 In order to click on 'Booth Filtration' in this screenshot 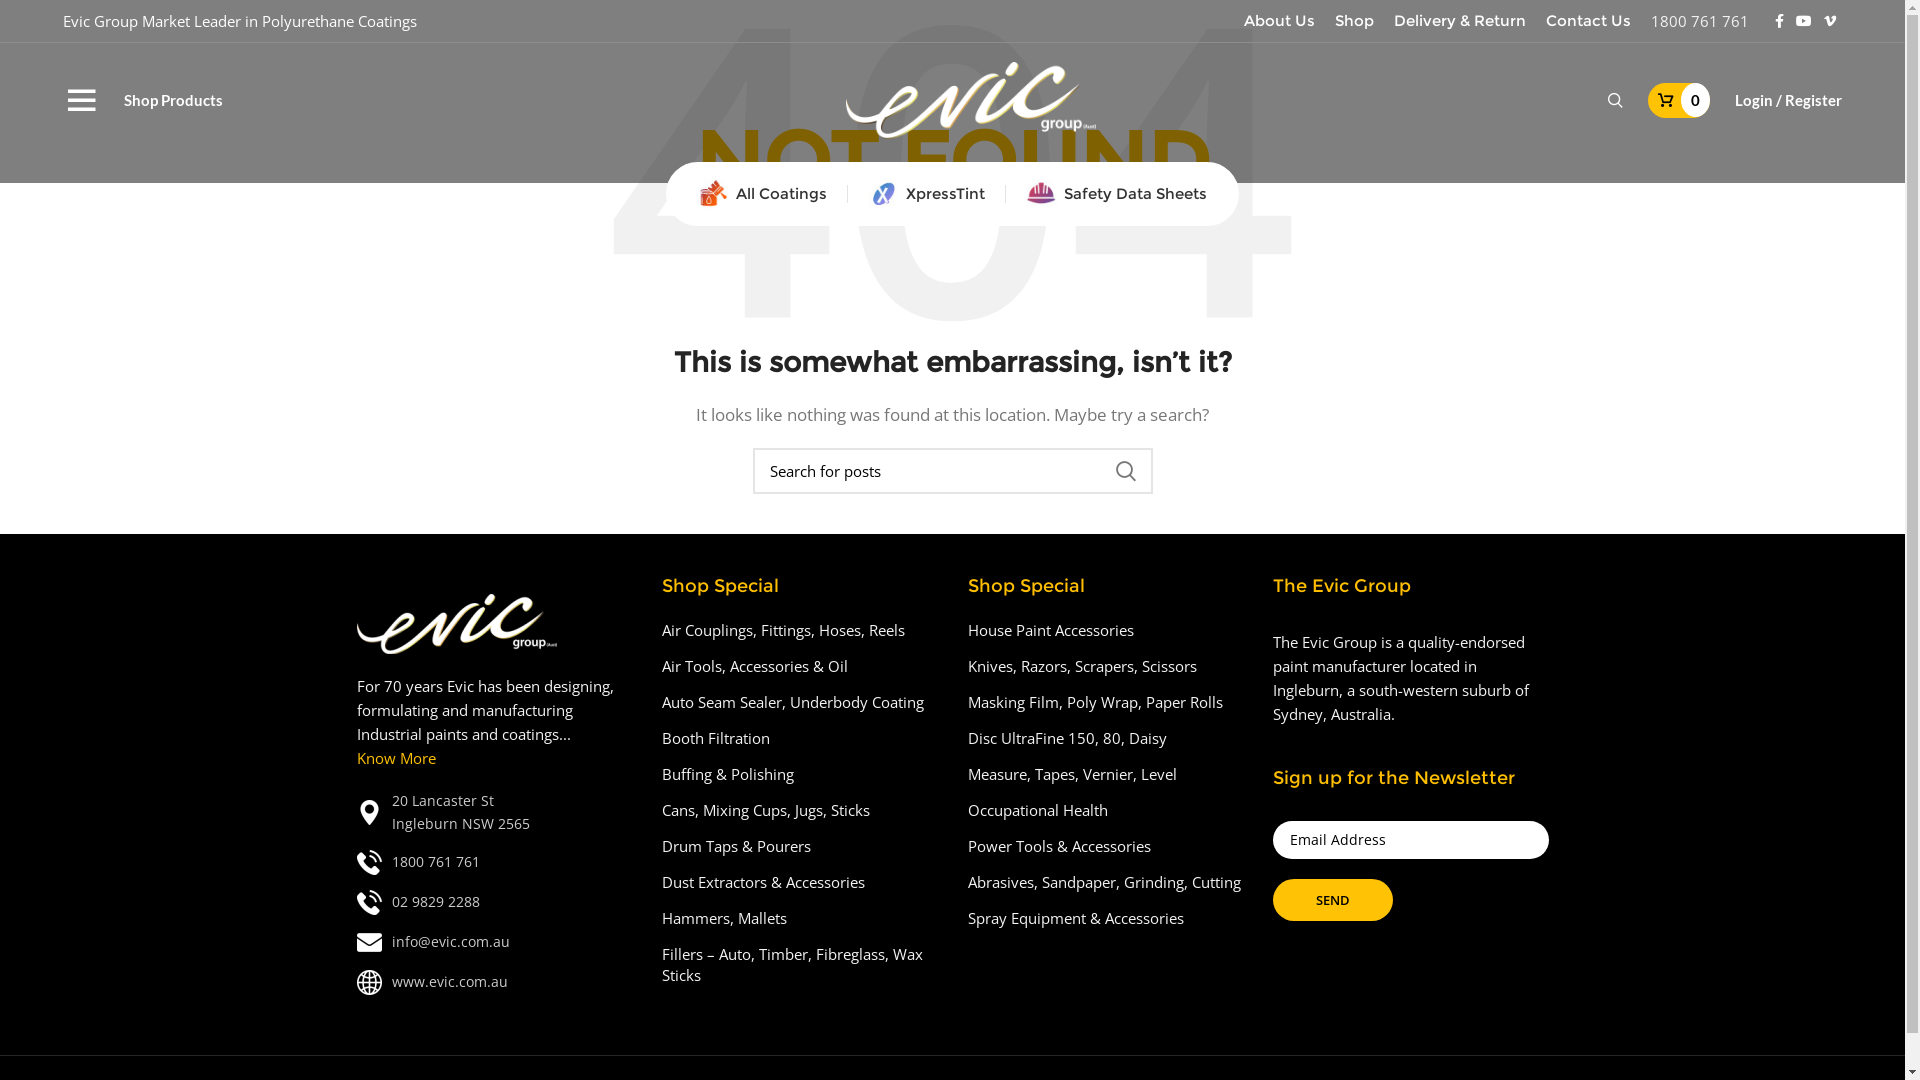, I will do `click(716, 738)`.